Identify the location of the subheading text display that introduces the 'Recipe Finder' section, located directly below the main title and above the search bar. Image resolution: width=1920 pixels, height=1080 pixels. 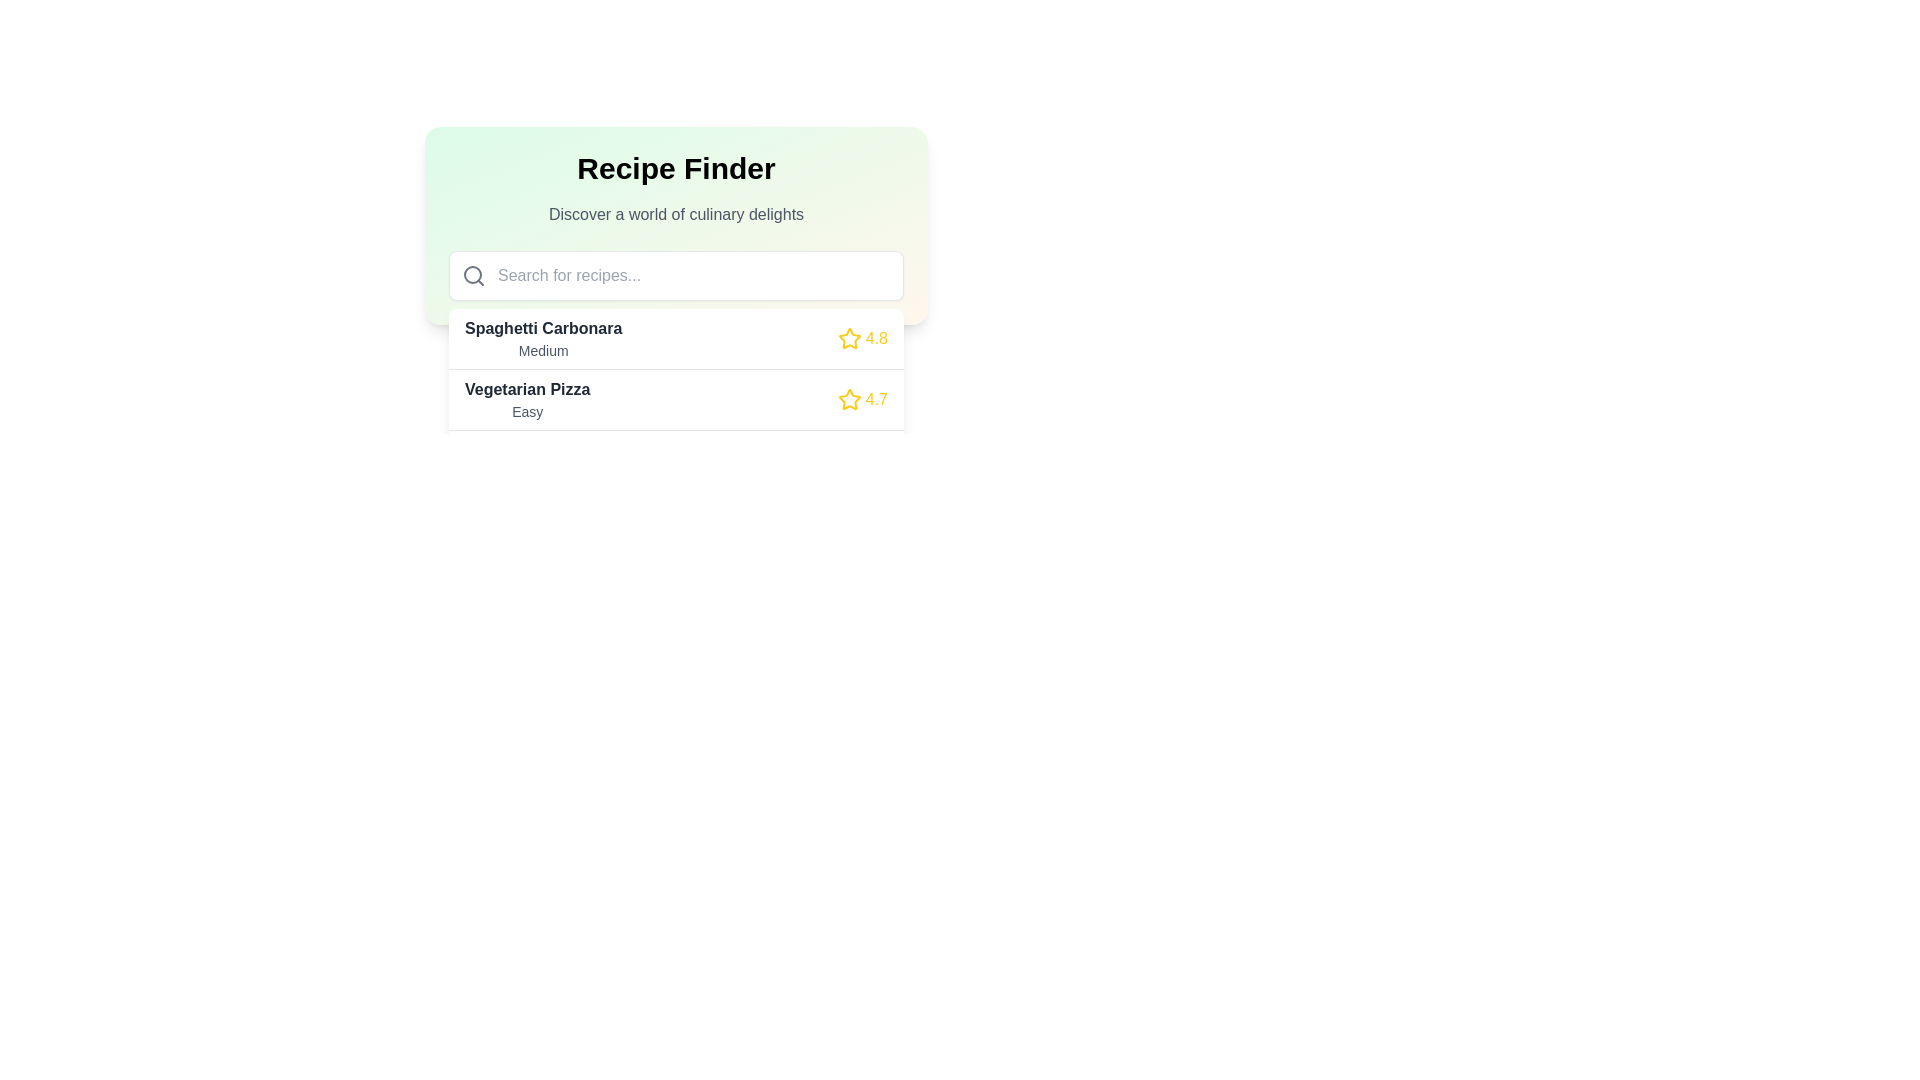
(676, 215).